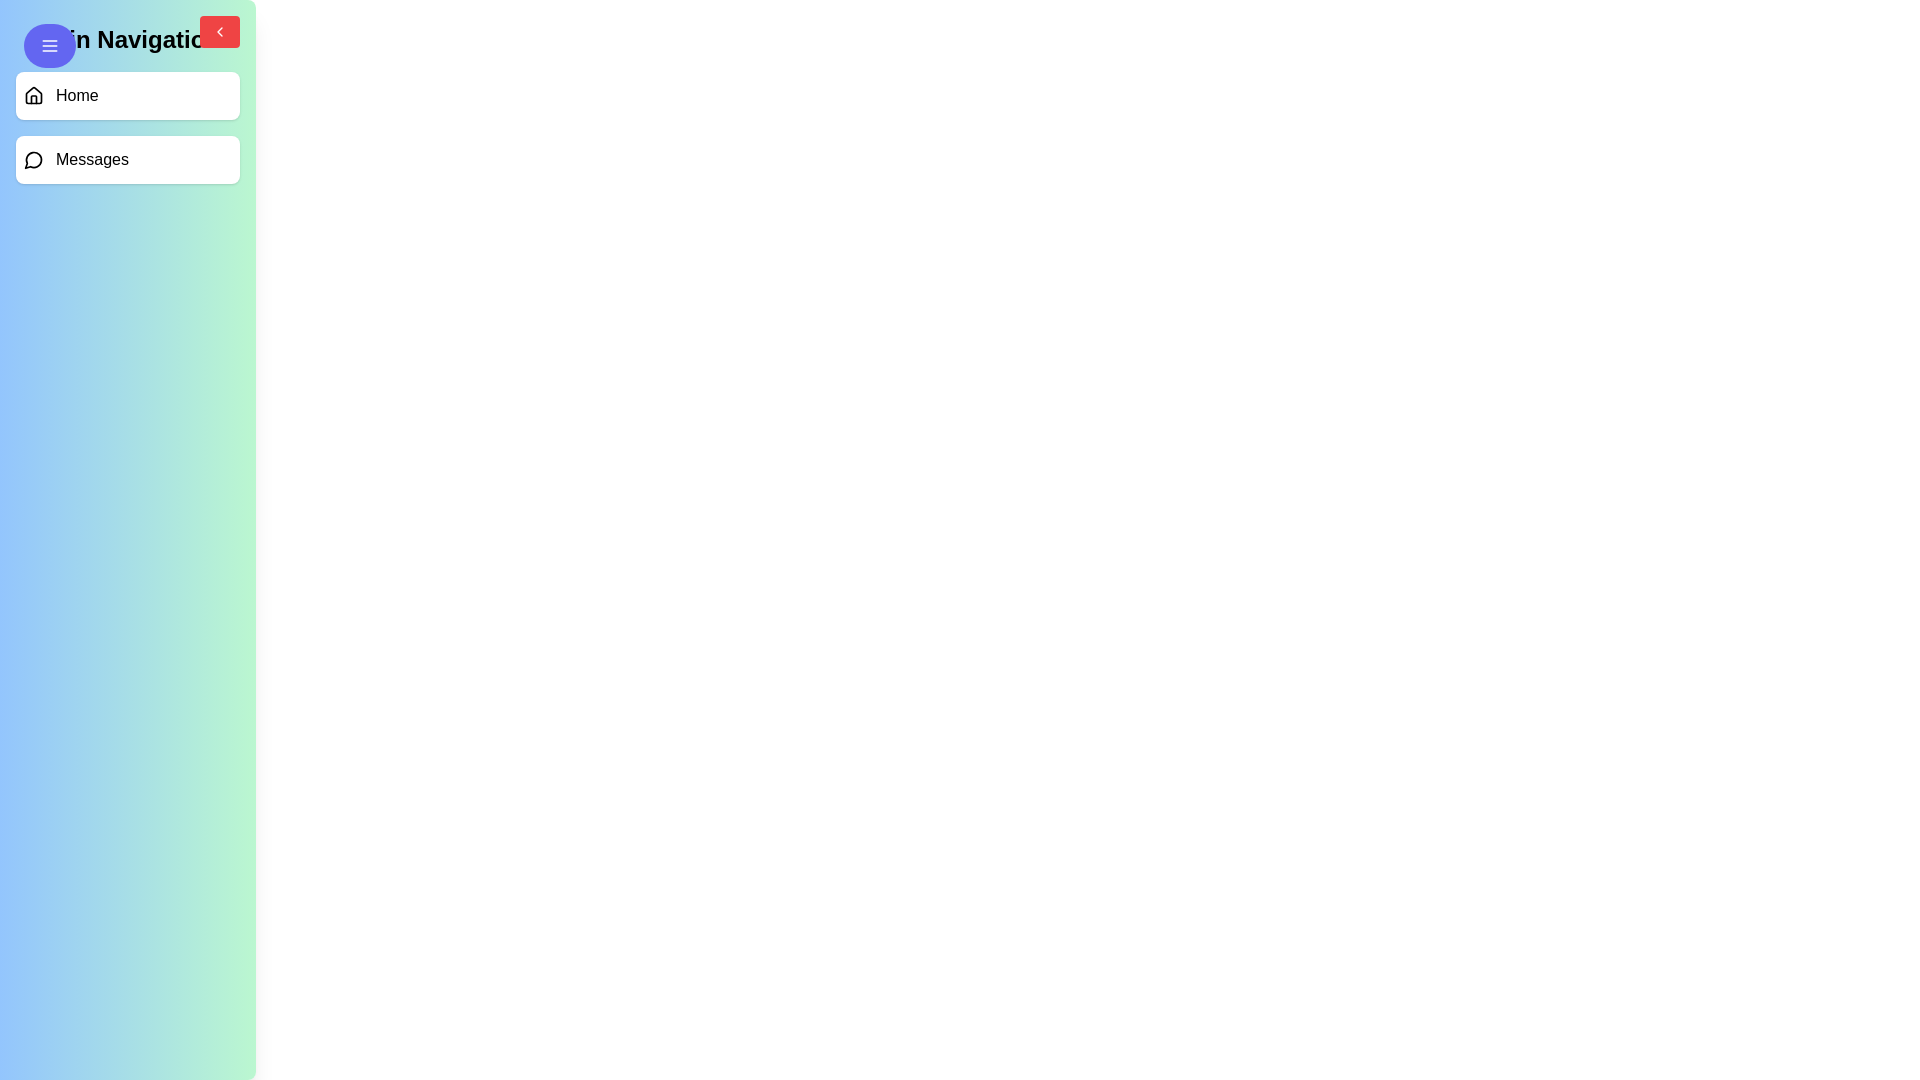 The height and width of the screenshot is (1080, 1920). Describe the element at coordinates (220, 31) in the screenshot. I see `the small, rounded rectangle button located at the top-right corner of the sidebar with a red background and a white left-pointing arrow icon` at that location.